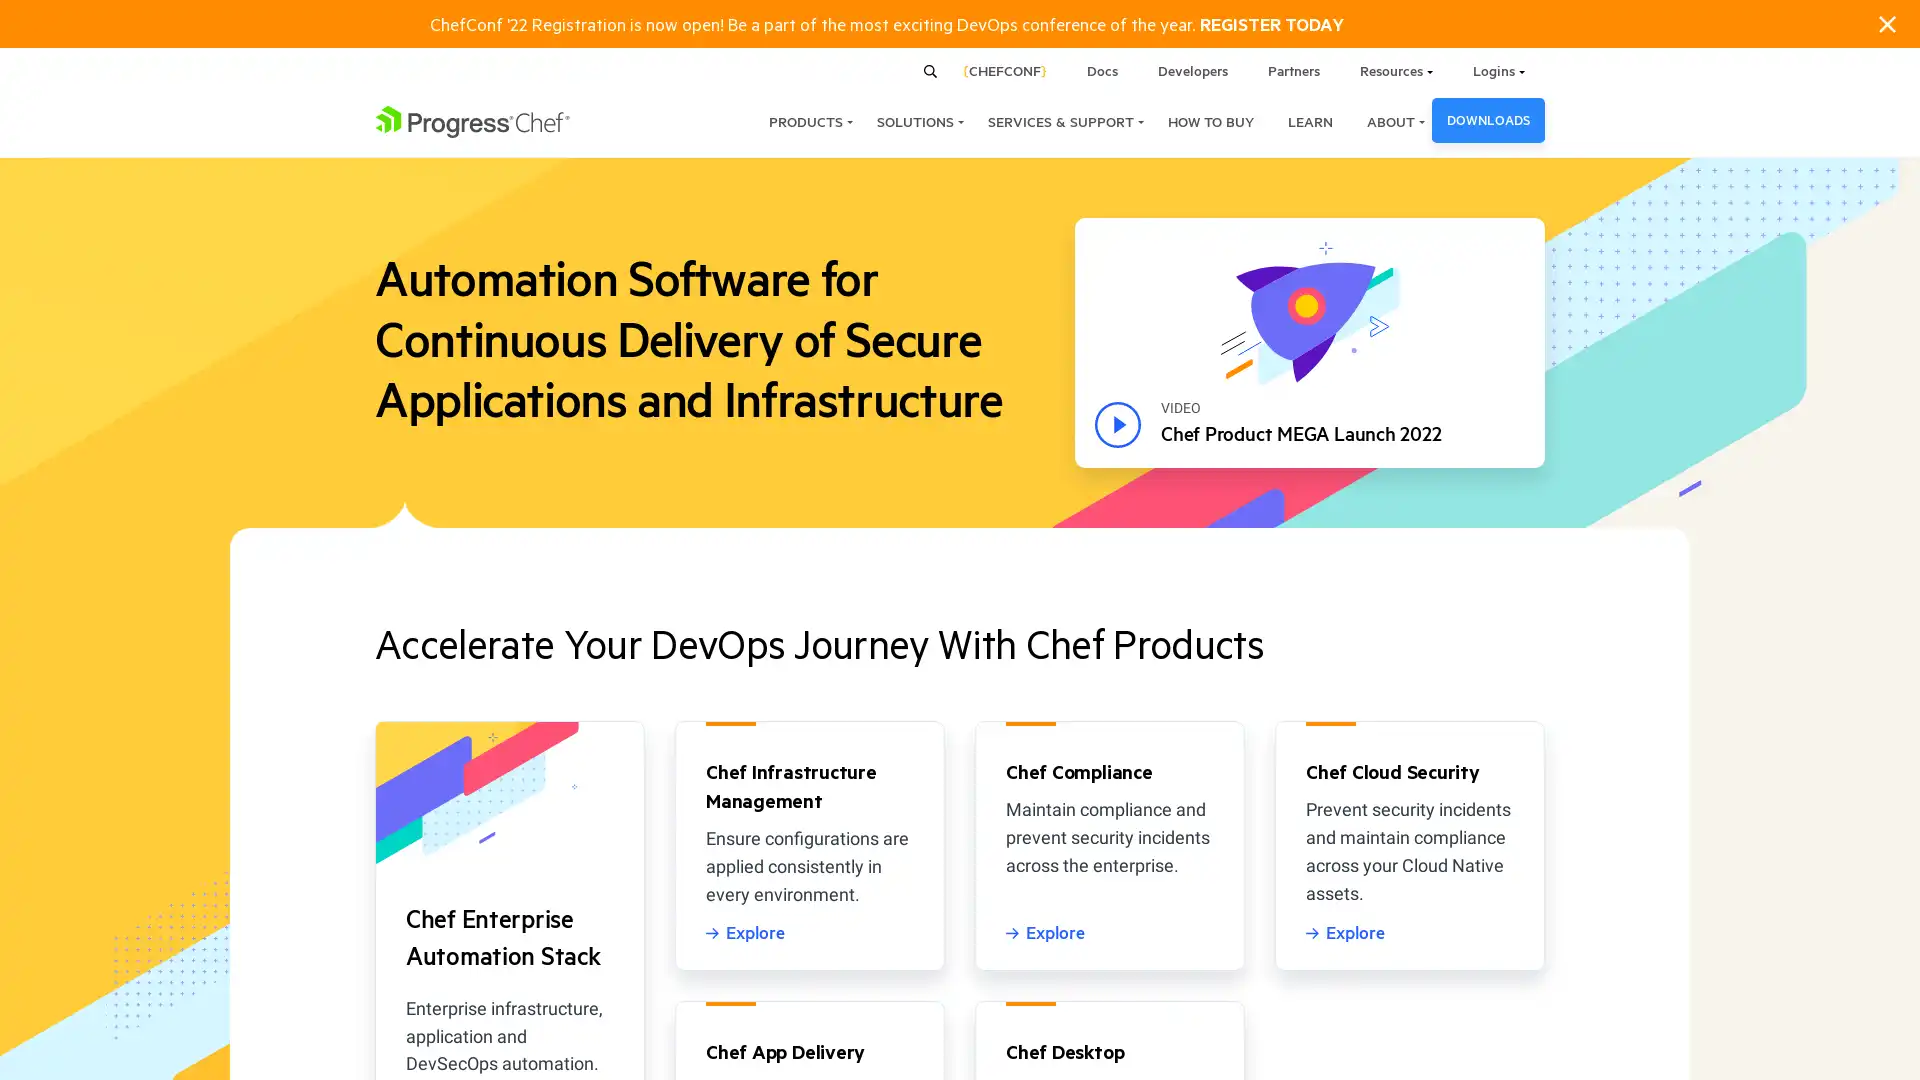 This screenshot has width=1920, height=1080. I want to click on Logins, so click(1498, 71).